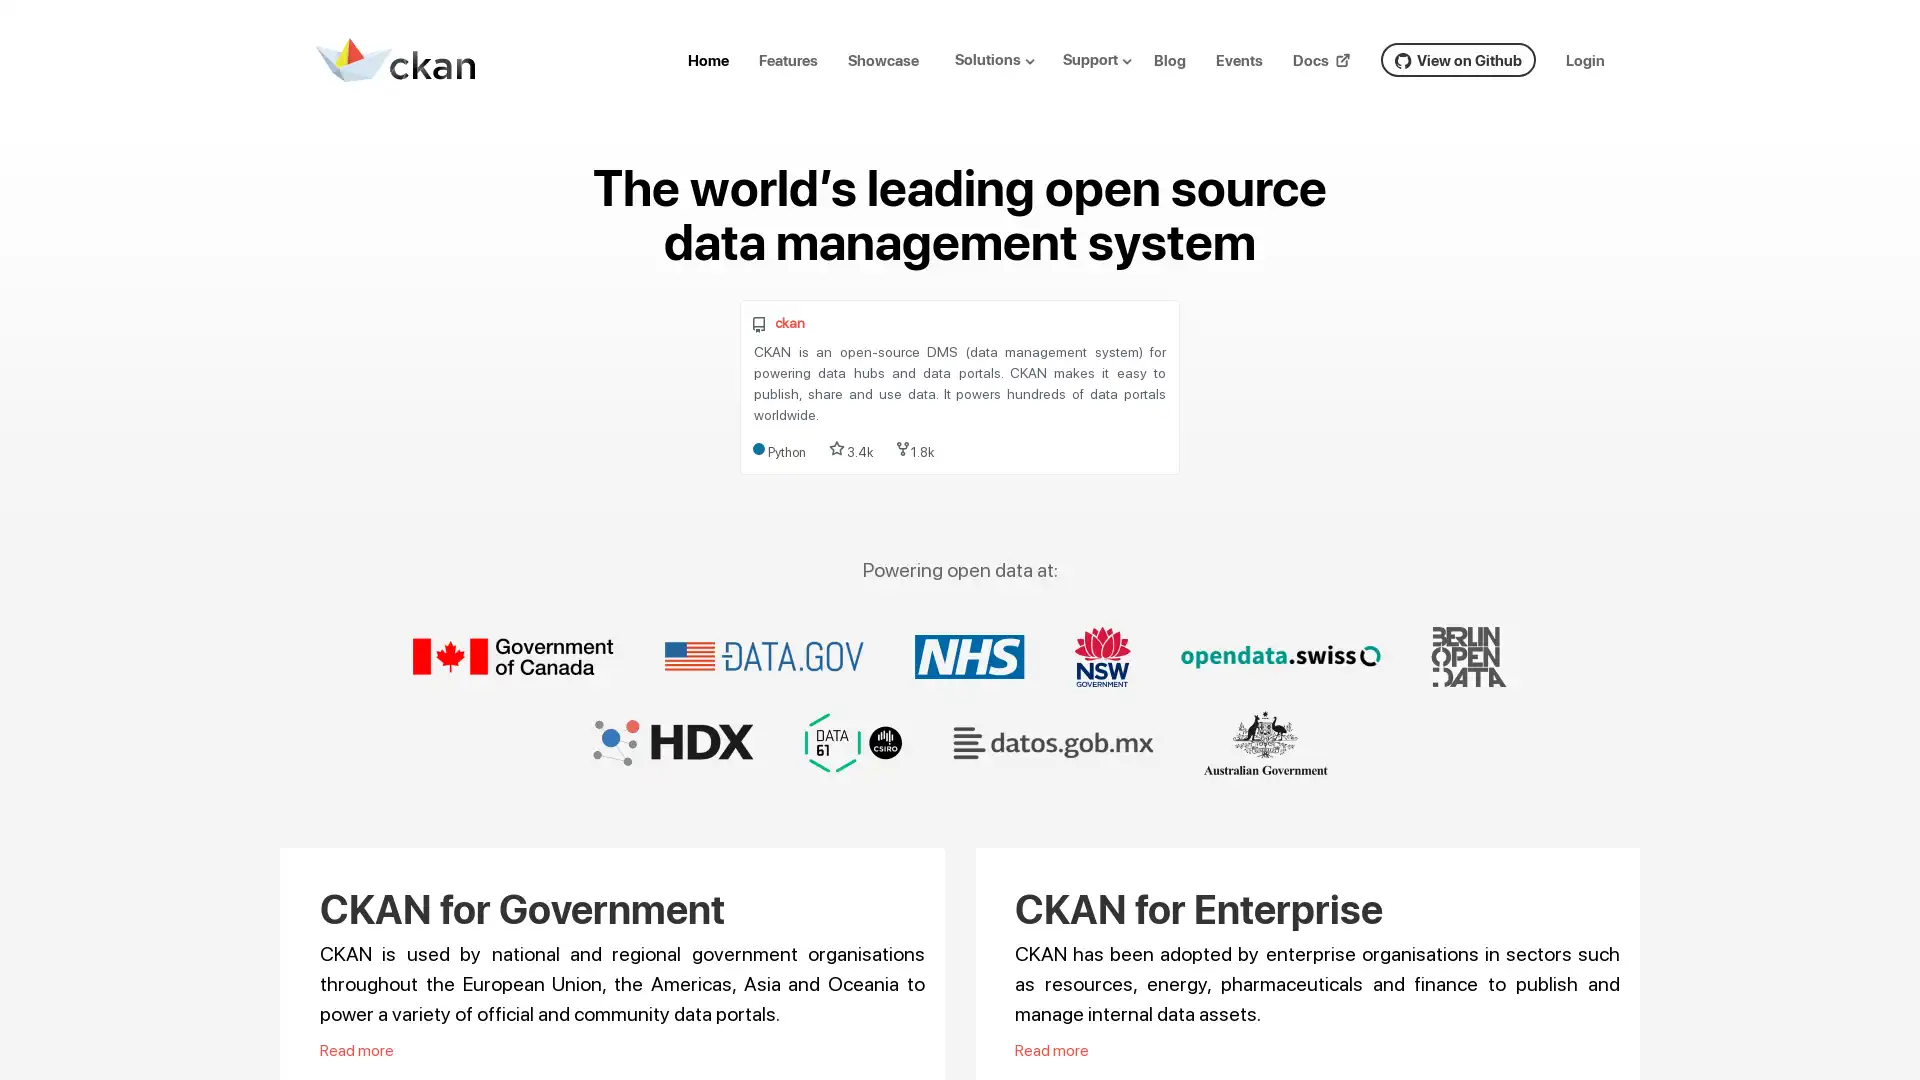 The width and height of the screenshot is (1920, 1080). What do you see at coordinates (1104, 58) in the screenshot?
I see `Support` at bounding box center [1104, 58].